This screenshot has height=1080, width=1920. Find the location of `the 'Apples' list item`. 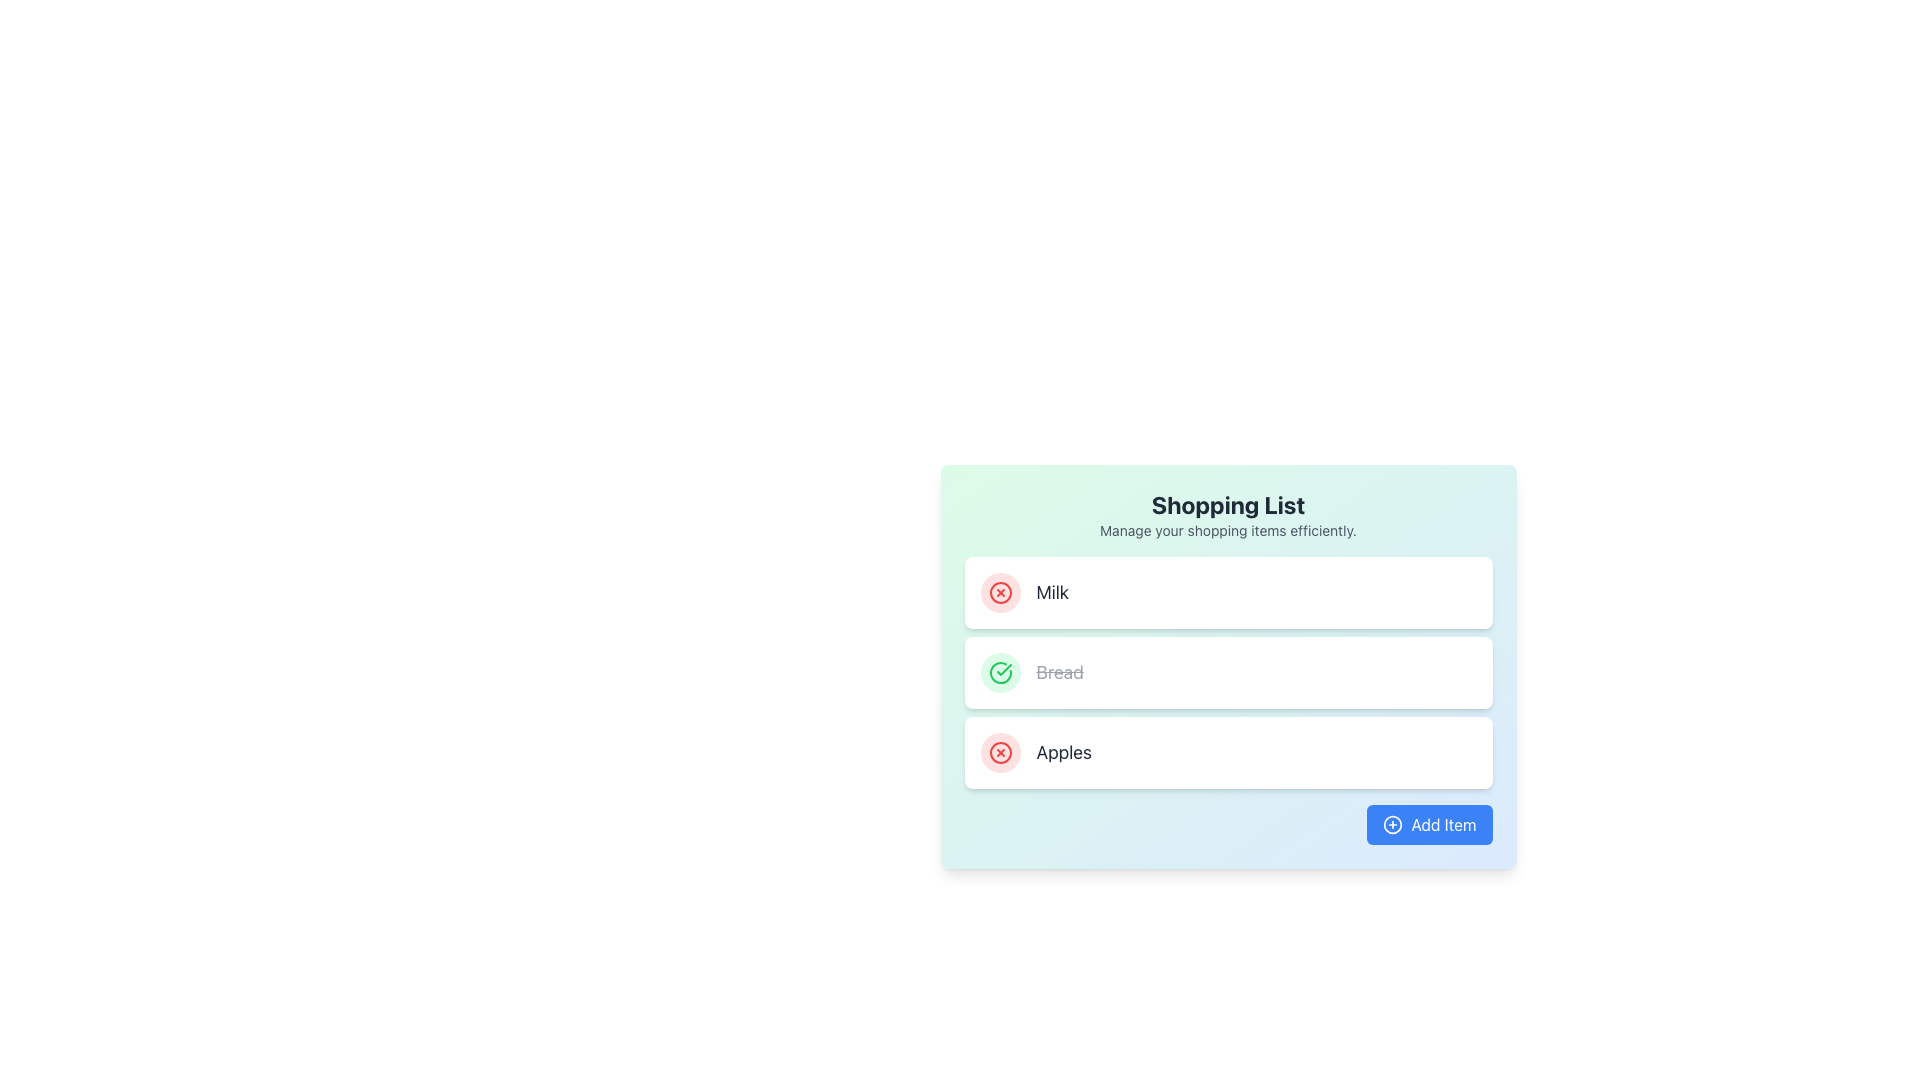

the 'Apples' list item is located at coordinates (1227, 752).